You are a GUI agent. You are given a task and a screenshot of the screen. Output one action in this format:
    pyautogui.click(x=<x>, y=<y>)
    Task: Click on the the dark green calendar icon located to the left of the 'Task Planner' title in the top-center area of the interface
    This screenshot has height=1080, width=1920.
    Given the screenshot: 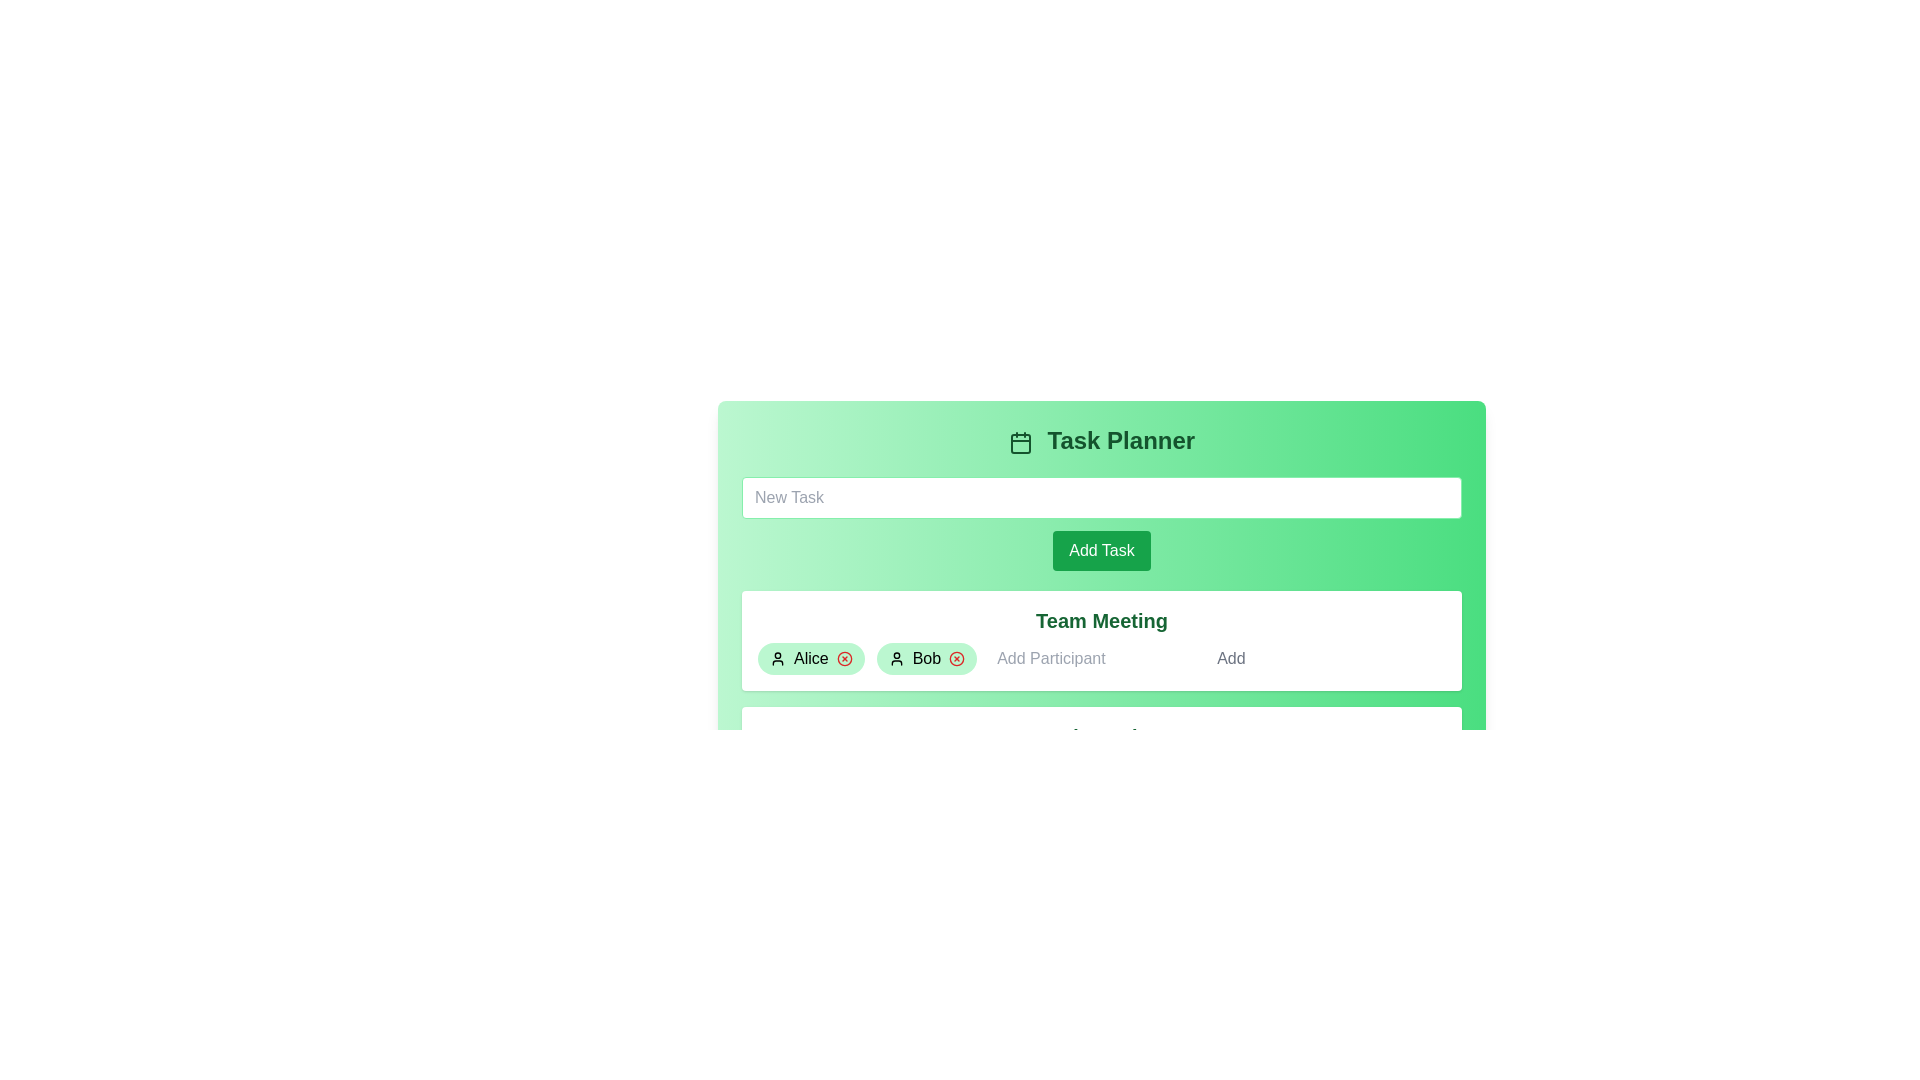 What is the action you would take?
    pyautogui.click(x=1020, y=441)
    